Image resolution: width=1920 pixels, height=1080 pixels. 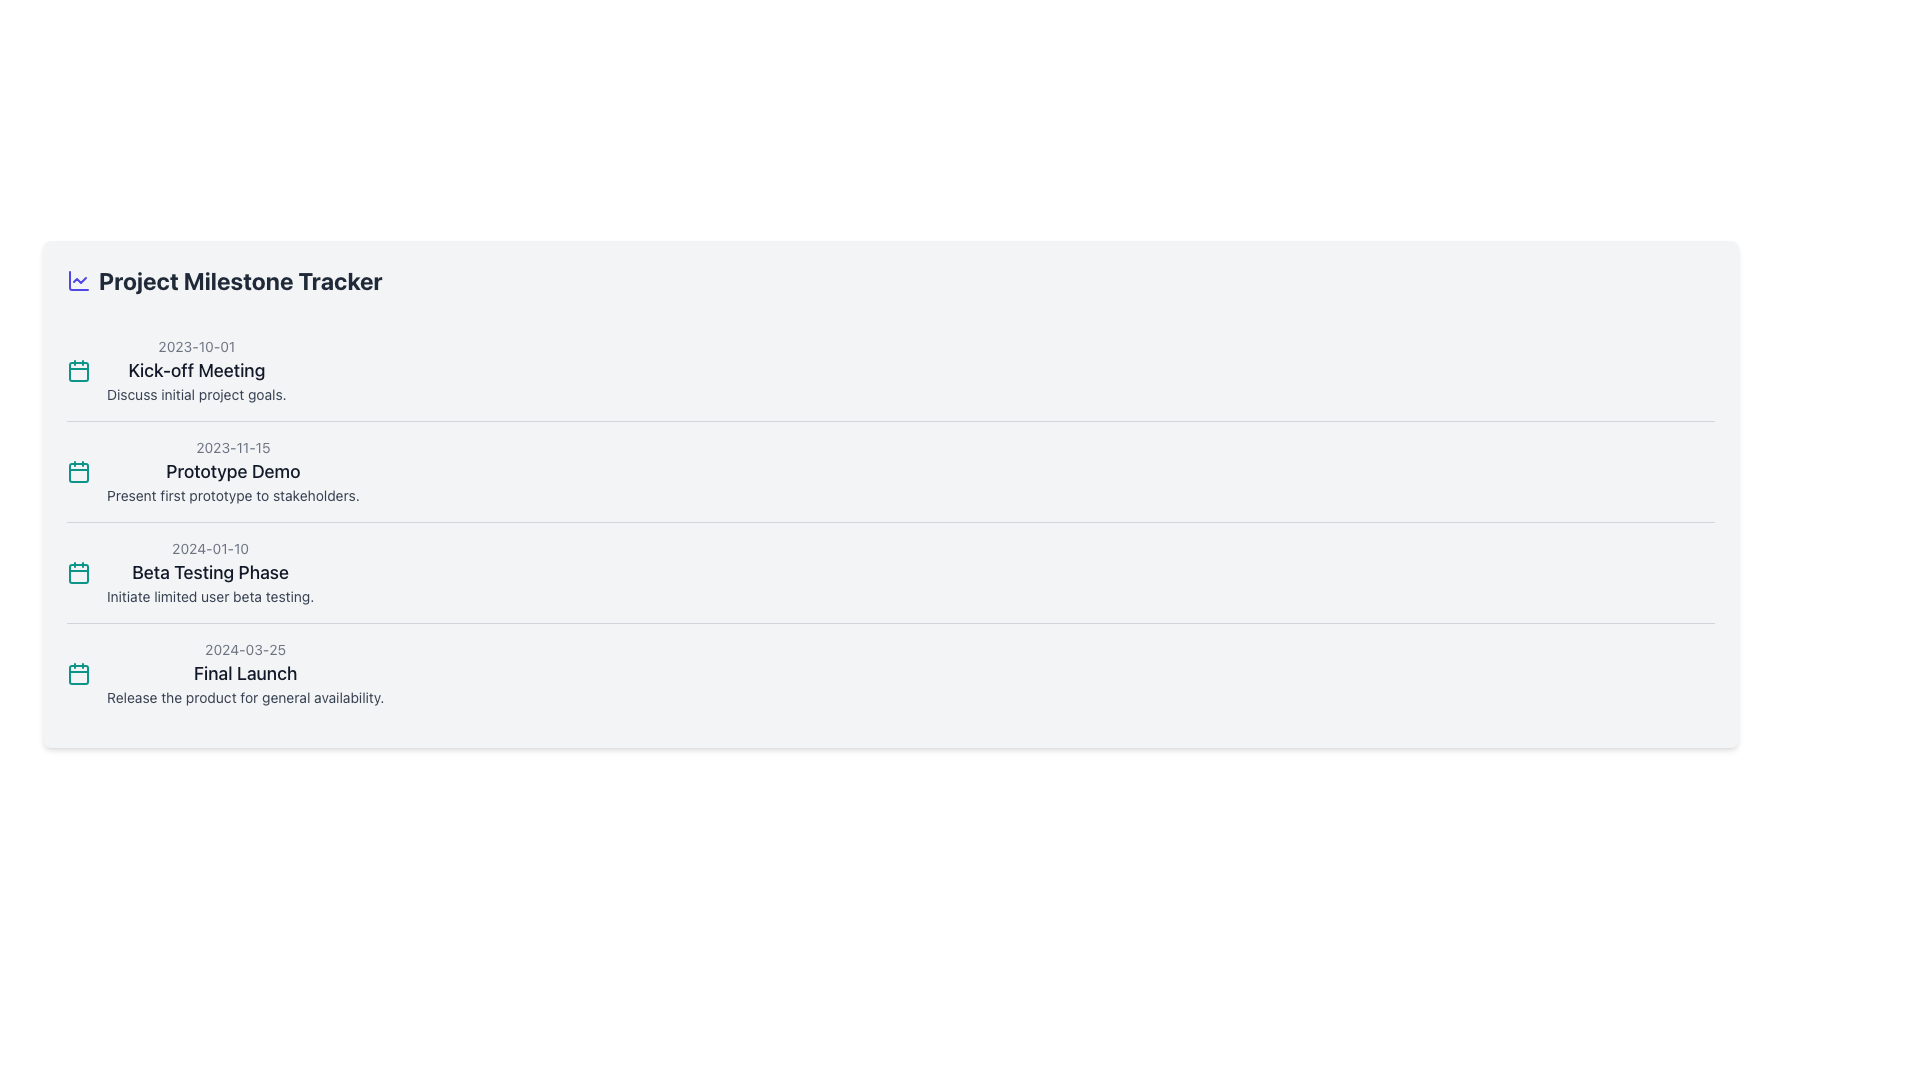 What do you see at coordinates (244, 674) in the screenshot?
I see `information presented in the Text display block which includes the date '2024-03-25', the title 'Final Launch', and the description 'Release the product for general availability.'` at bounding box center [244, 674].